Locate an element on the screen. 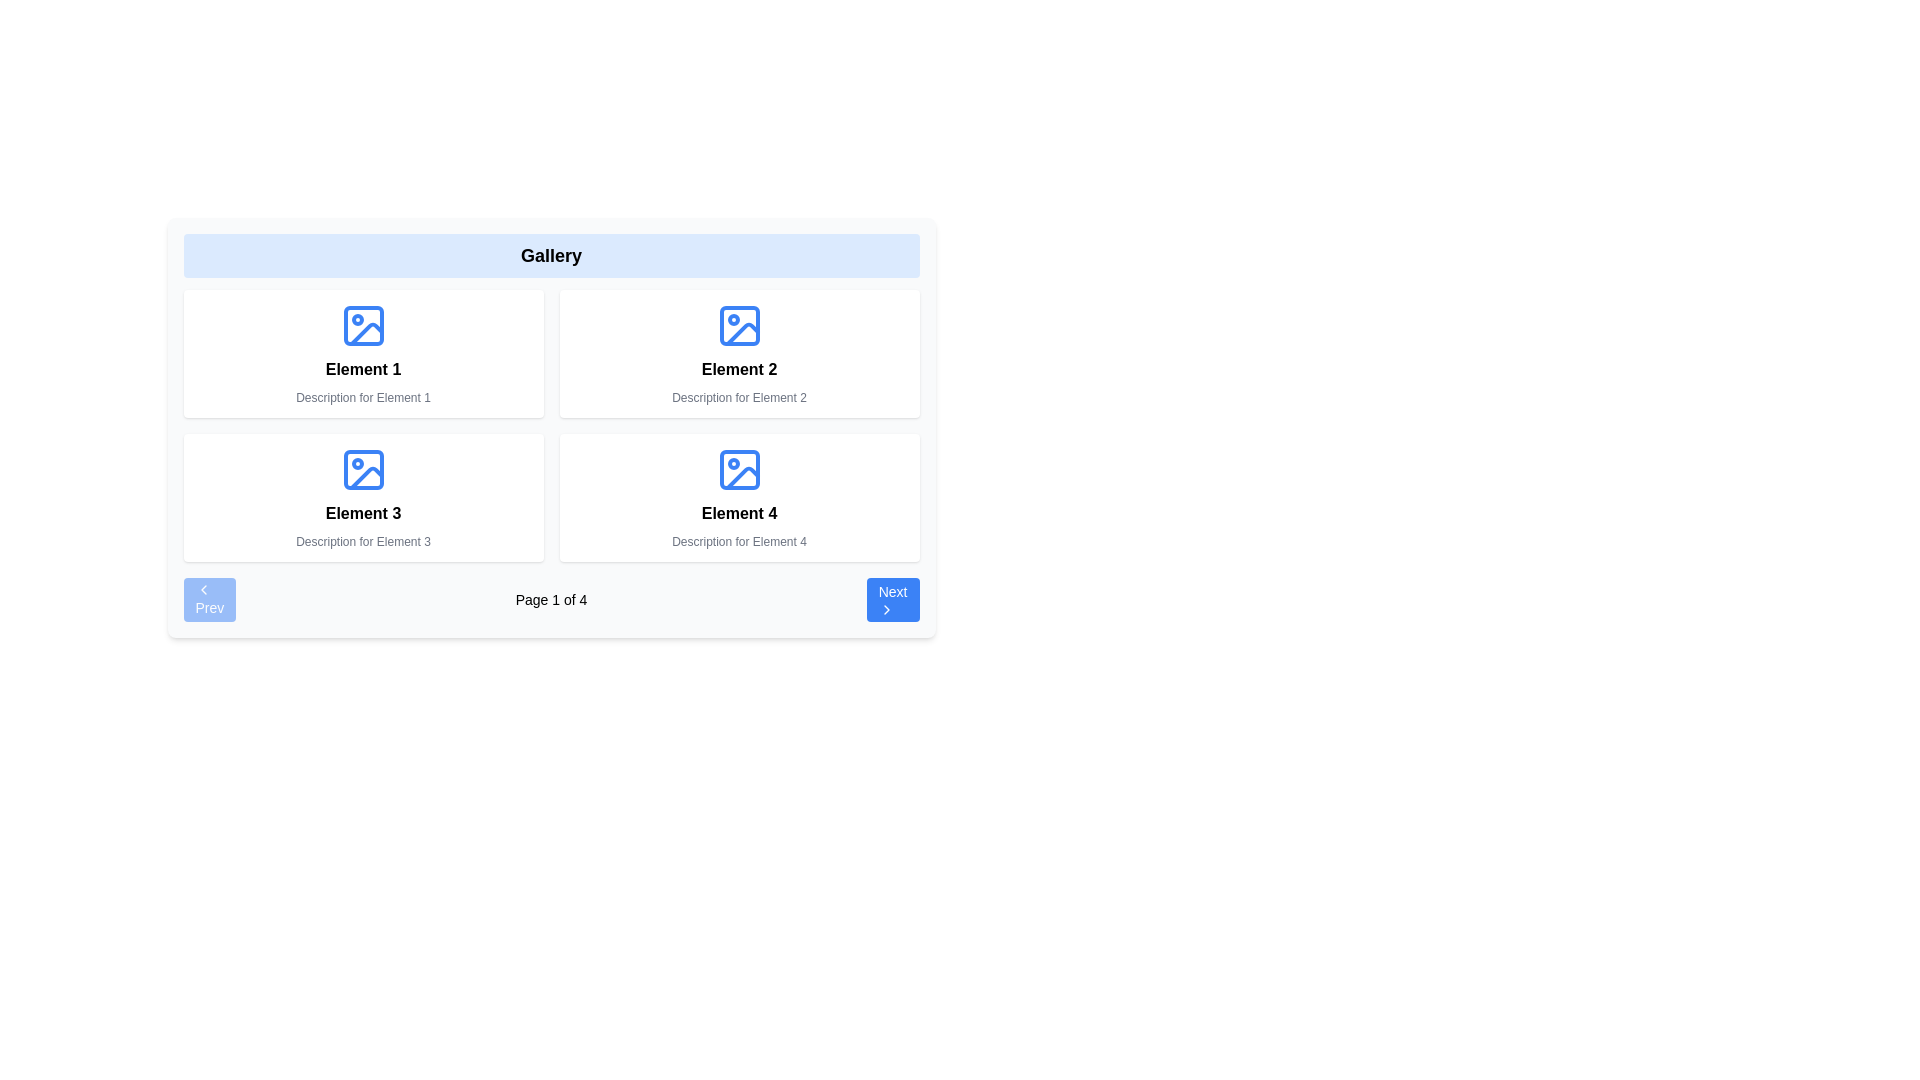 The width and height of the screenshot is (1920, 1080). the static text label providing additional information about the card titled 'Element 1', located directly below the bold heading text within the first card of the grid layout is located at coordinates (363, 397).